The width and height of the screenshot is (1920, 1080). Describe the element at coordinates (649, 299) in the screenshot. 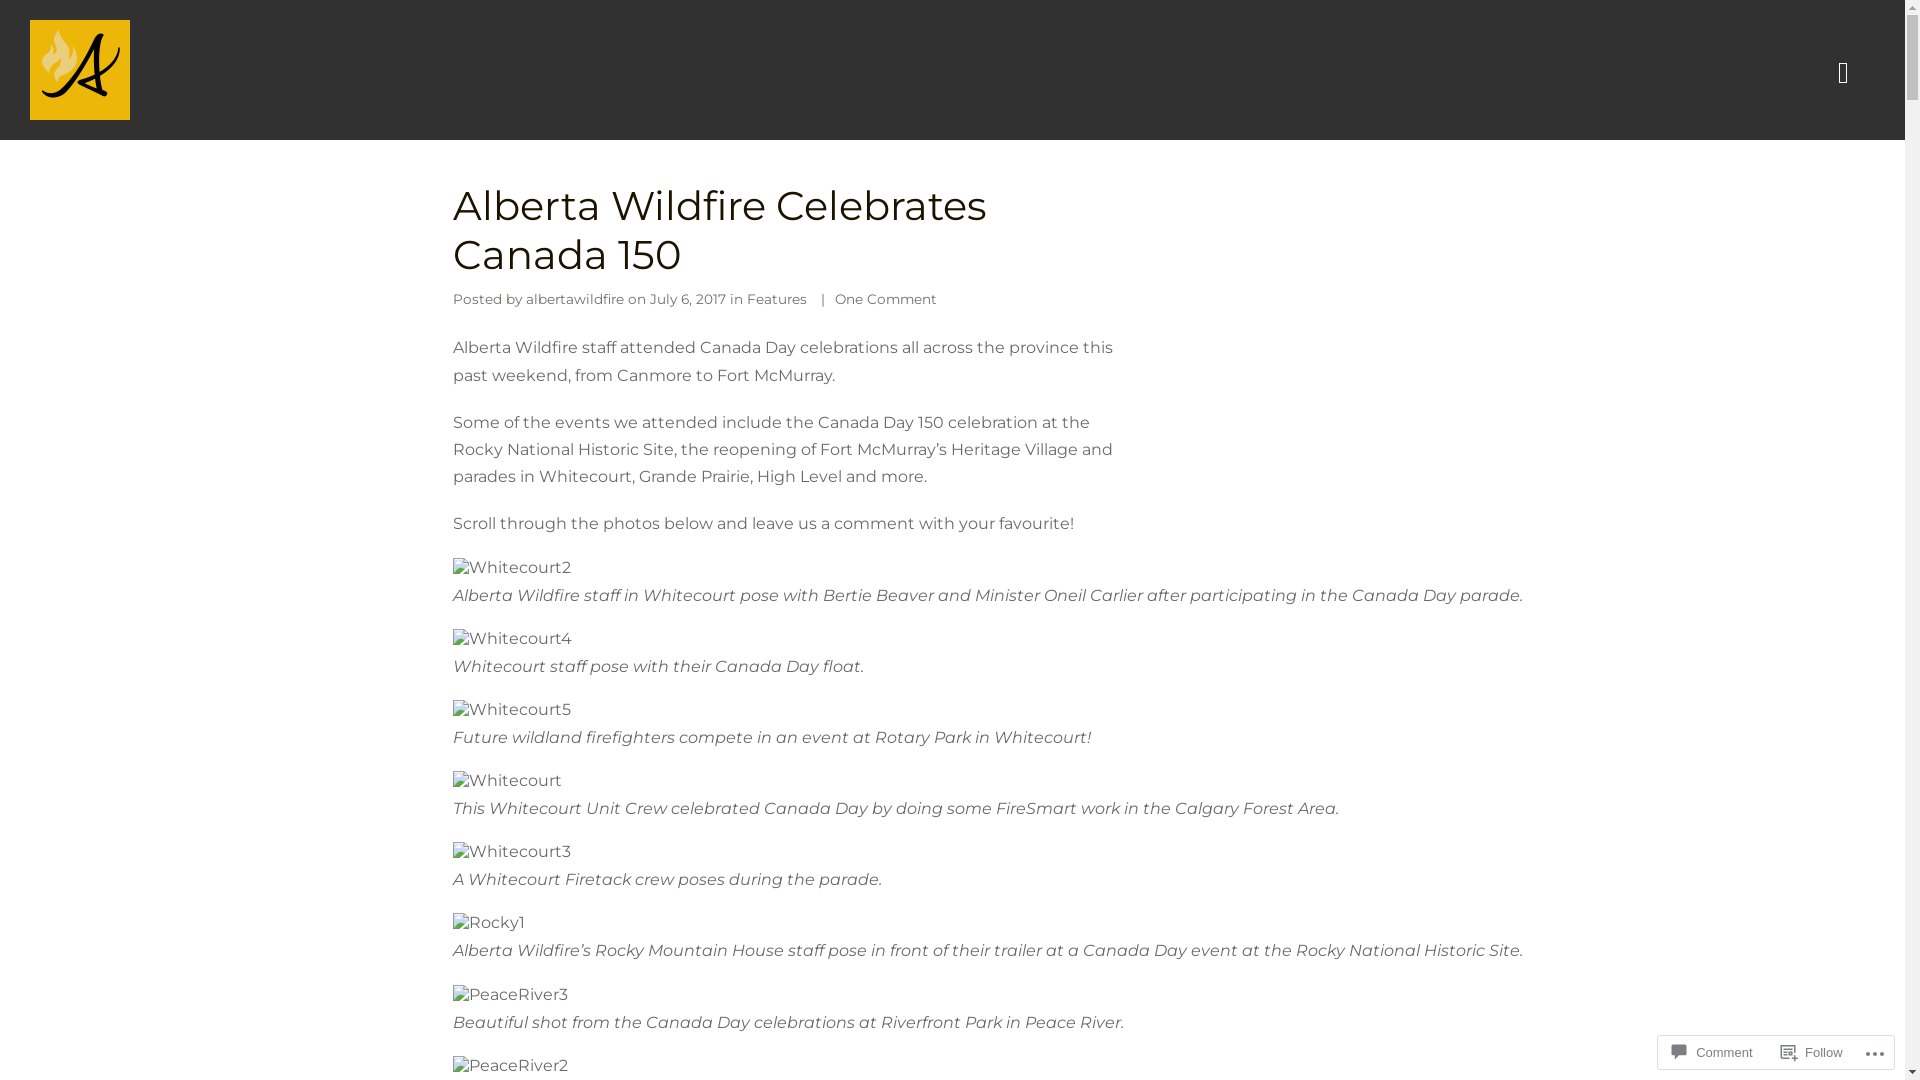

I see `'July 6, 2017'` at that location.